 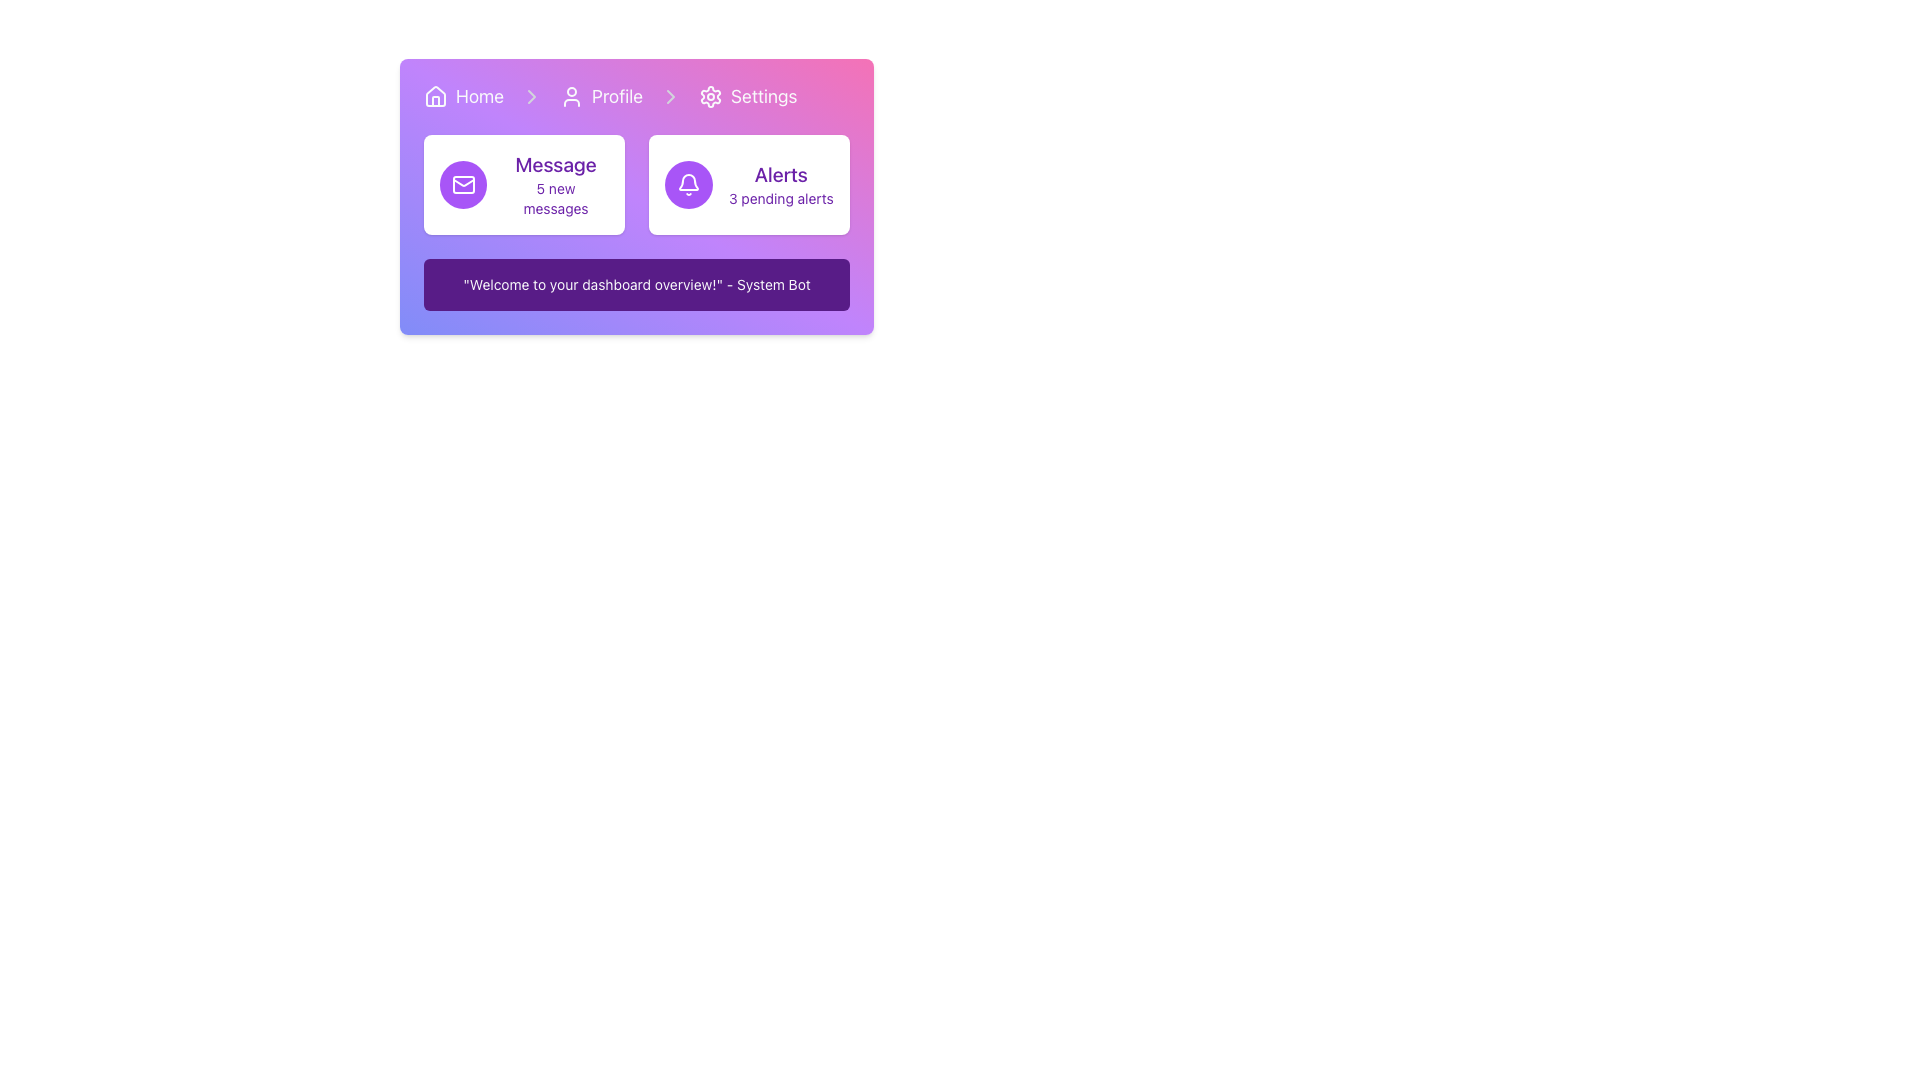 I want to click on the Text information block that displays alert-related information, indicating '3 pending alerts' in the top-right card layout, so click(x=780, y=185).